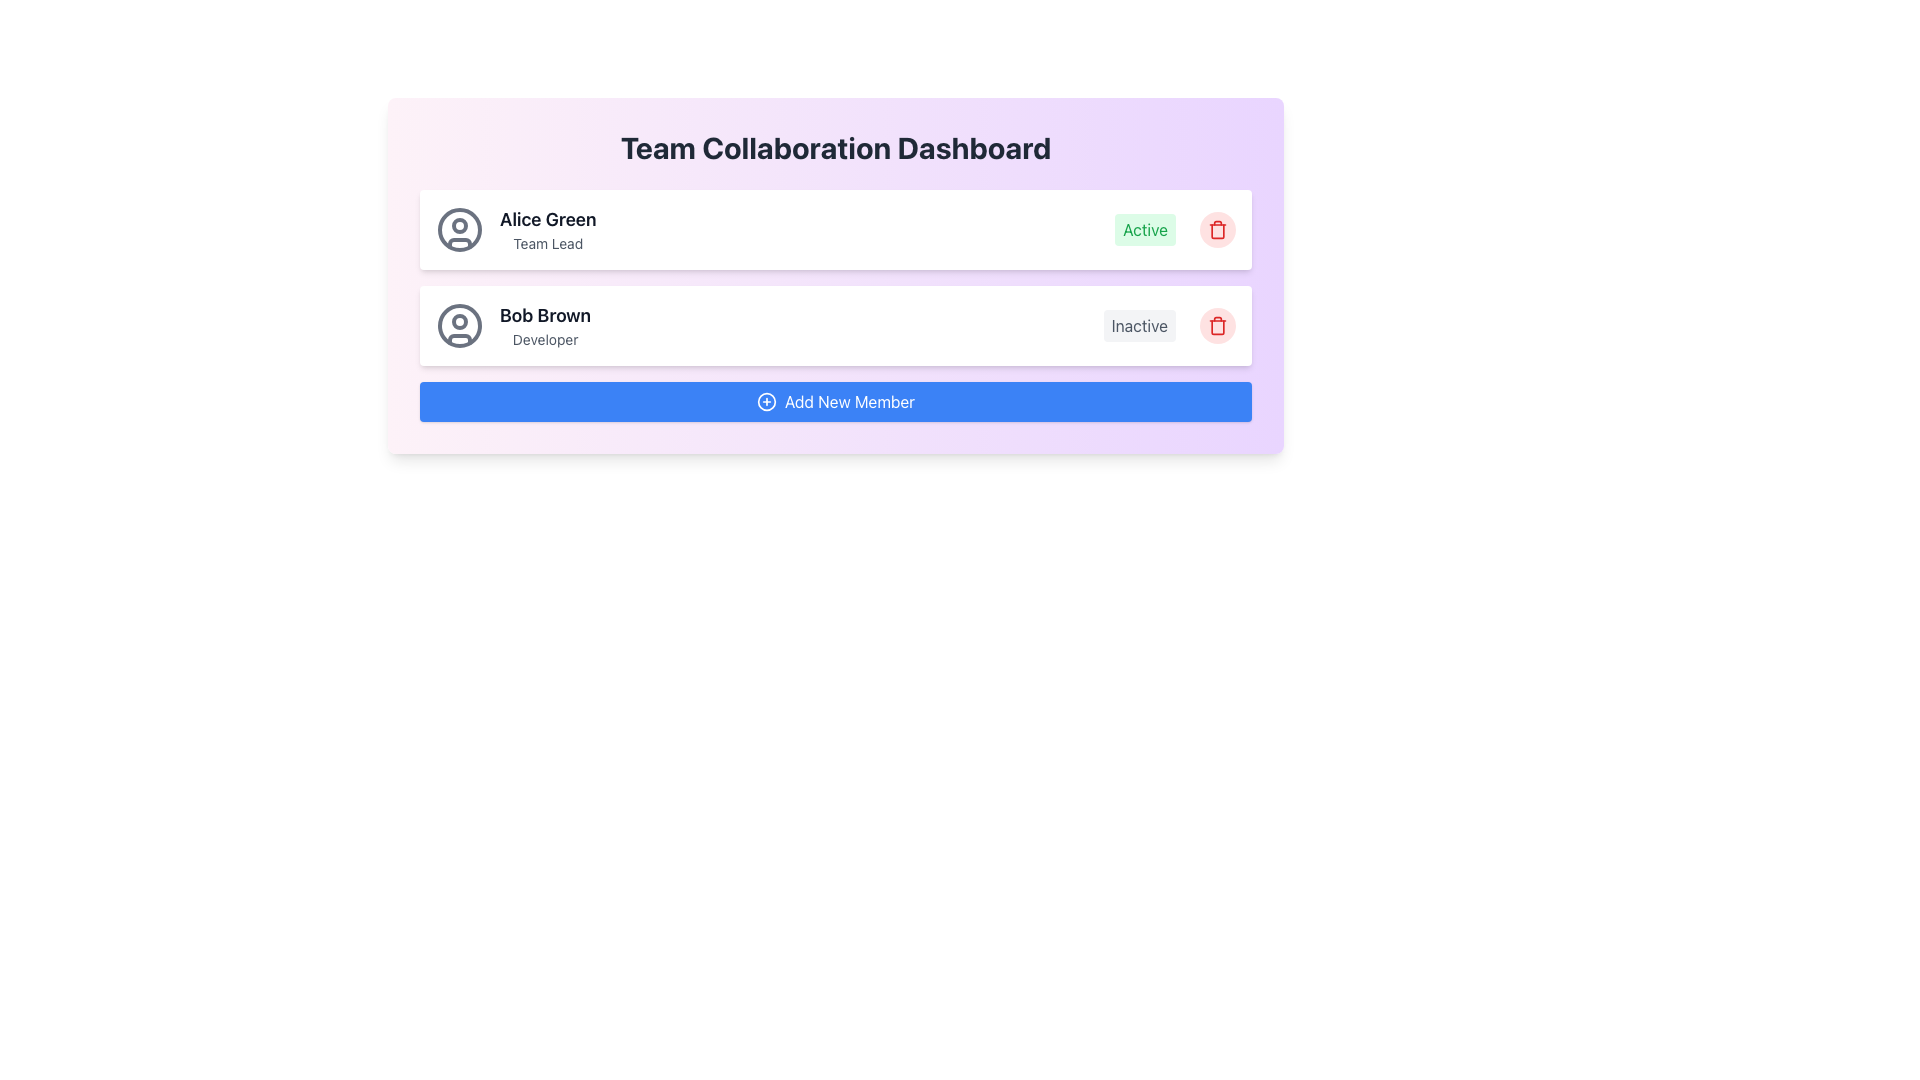 The height and width of the screenshot is (1080, 1920). What do you see at coordinates (459, 225) in the screenshot?
I see `the graphical sub-component or icon located in the upper section of the user profile picture` at bounding box center [459, 225].